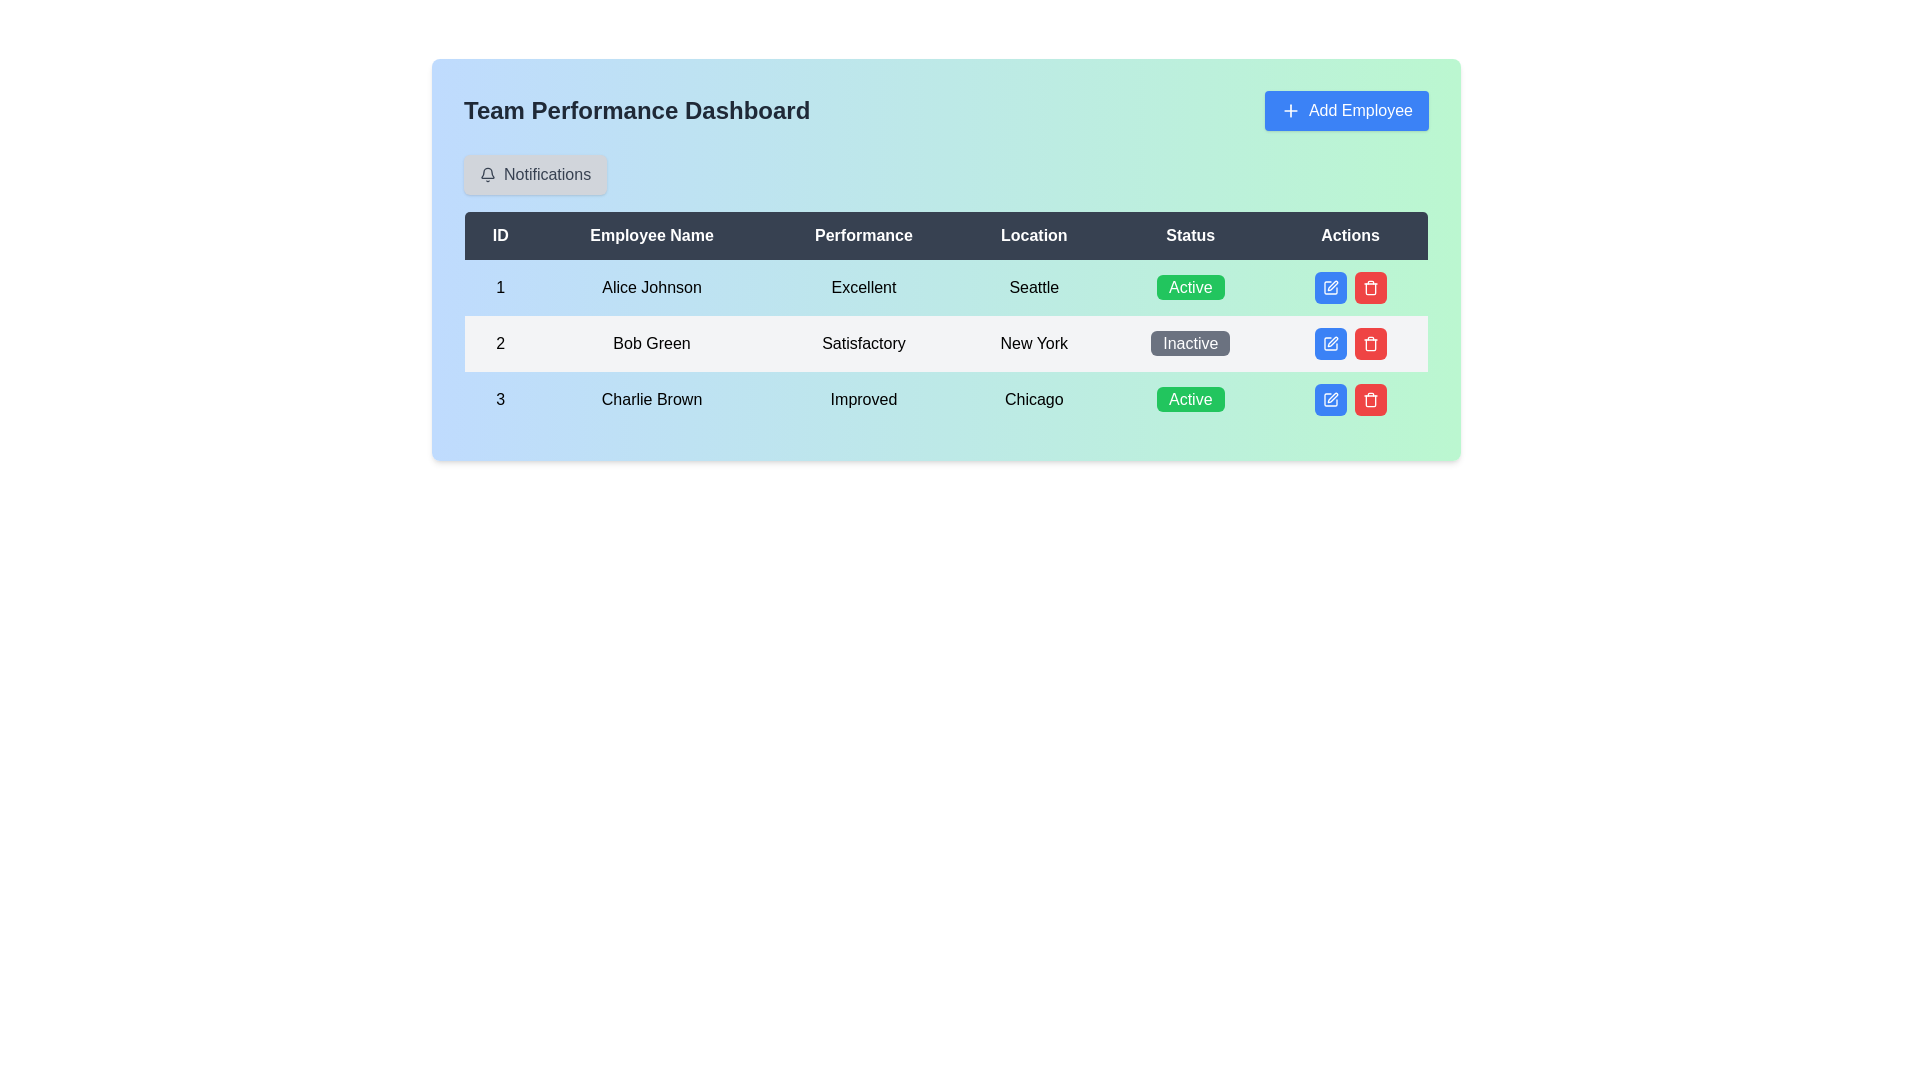  I want to click on the 'Add Employee' button located in the top-right corner of the 'Team Performance Dashboard' interface, so click(1346, 111).